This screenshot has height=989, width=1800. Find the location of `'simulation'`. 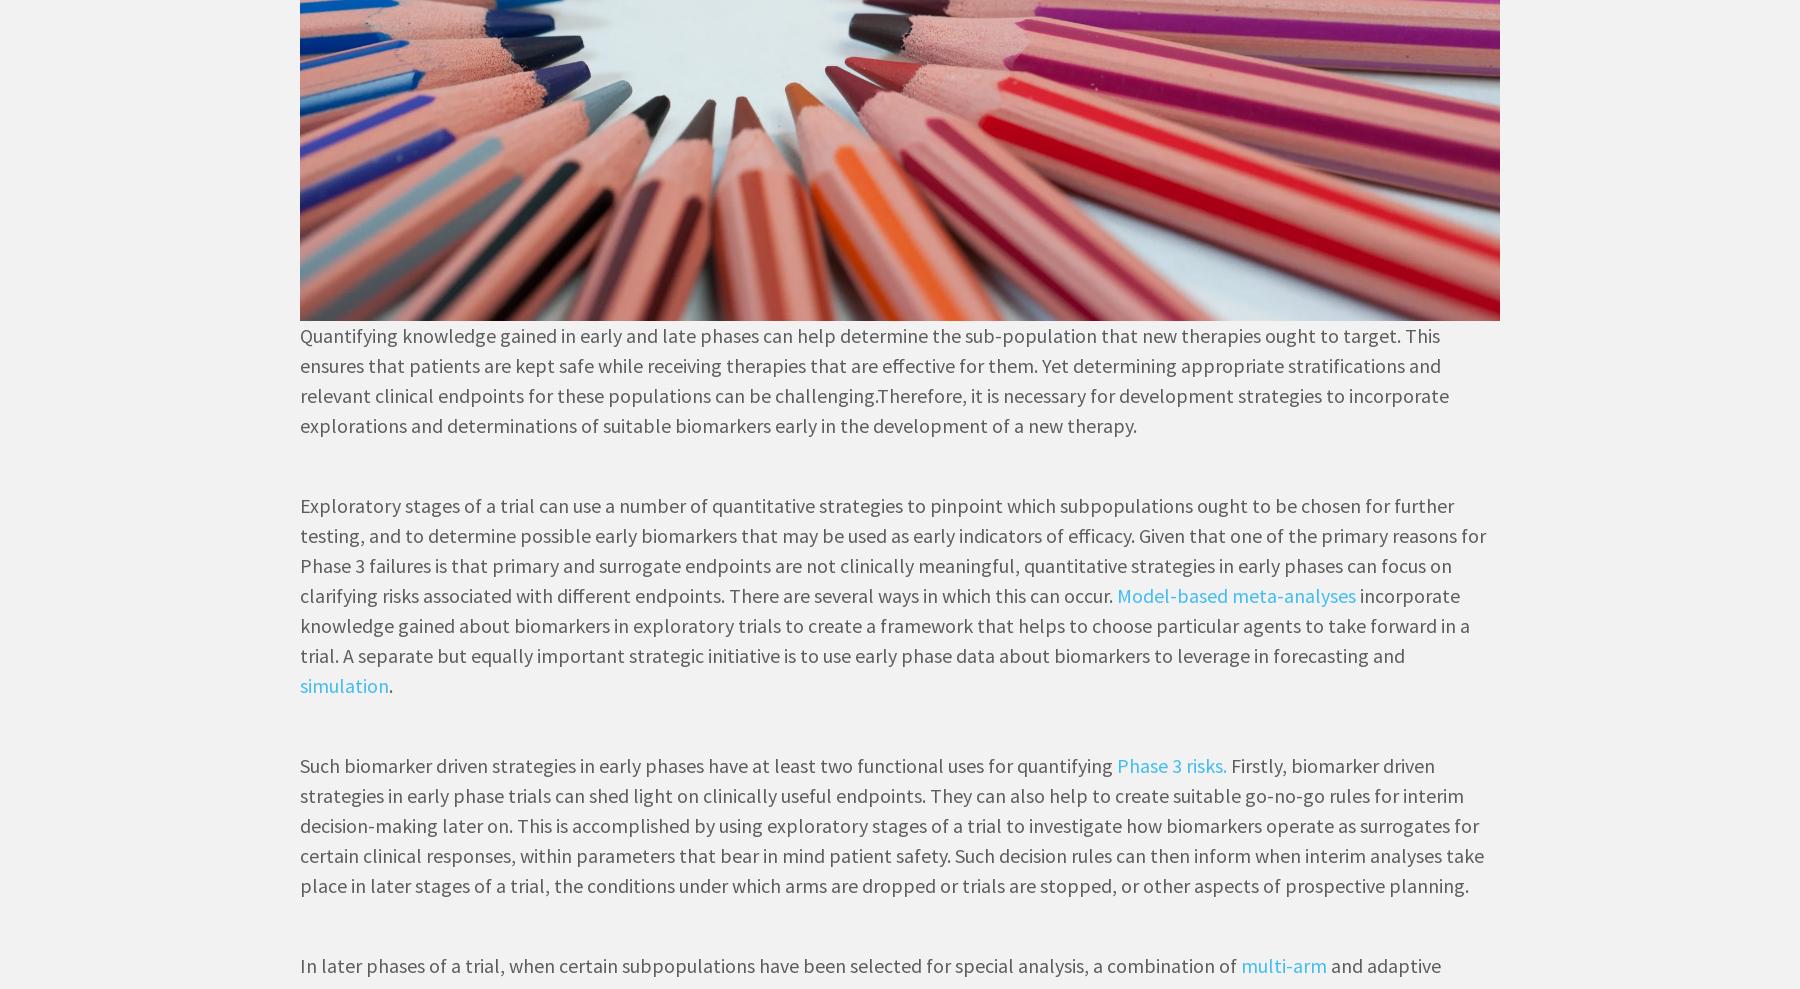

'simulation' is located at coordinates (344, 684).